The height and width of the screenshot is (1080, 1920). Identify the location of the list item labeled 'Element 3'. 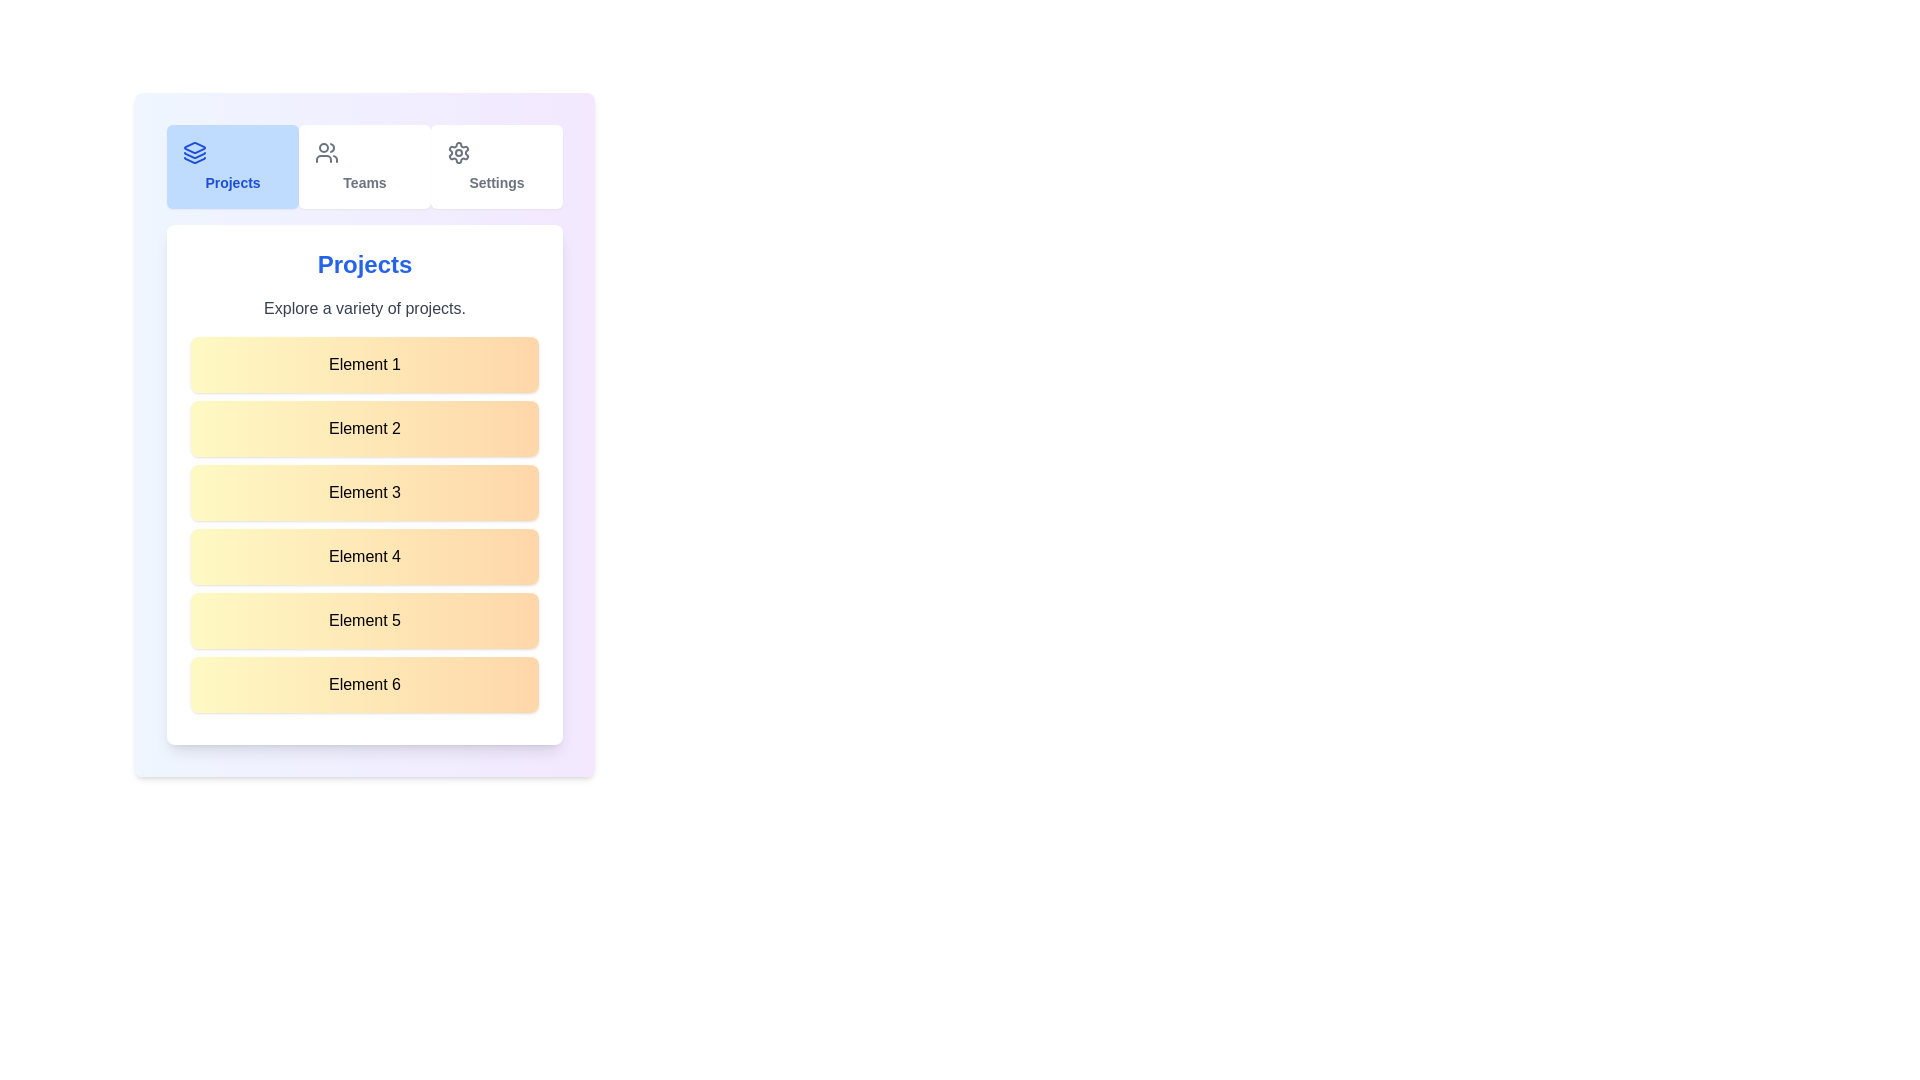
(364, 493).